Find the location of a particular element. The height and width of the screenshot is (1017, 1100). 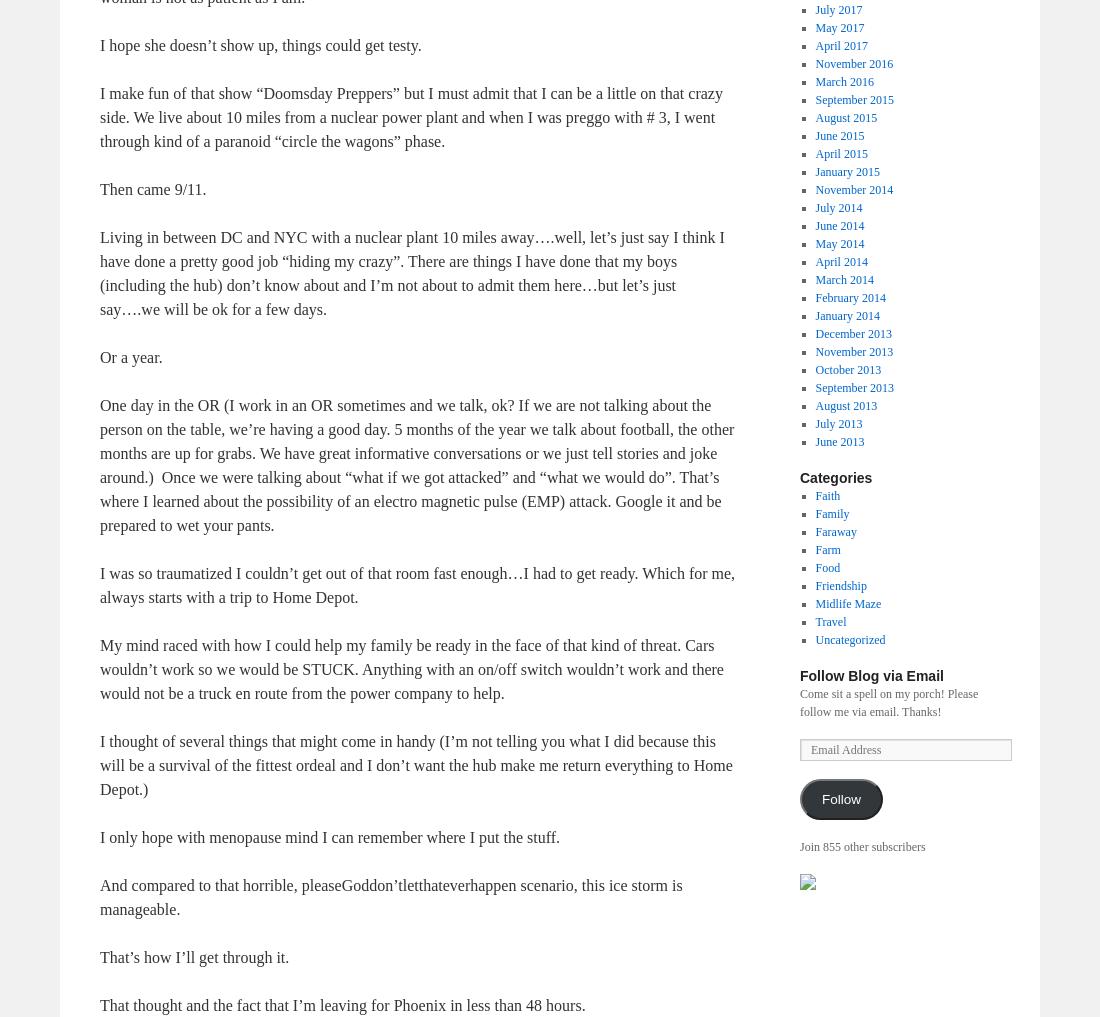

'September 2015' is located at coordinates (853, 98).